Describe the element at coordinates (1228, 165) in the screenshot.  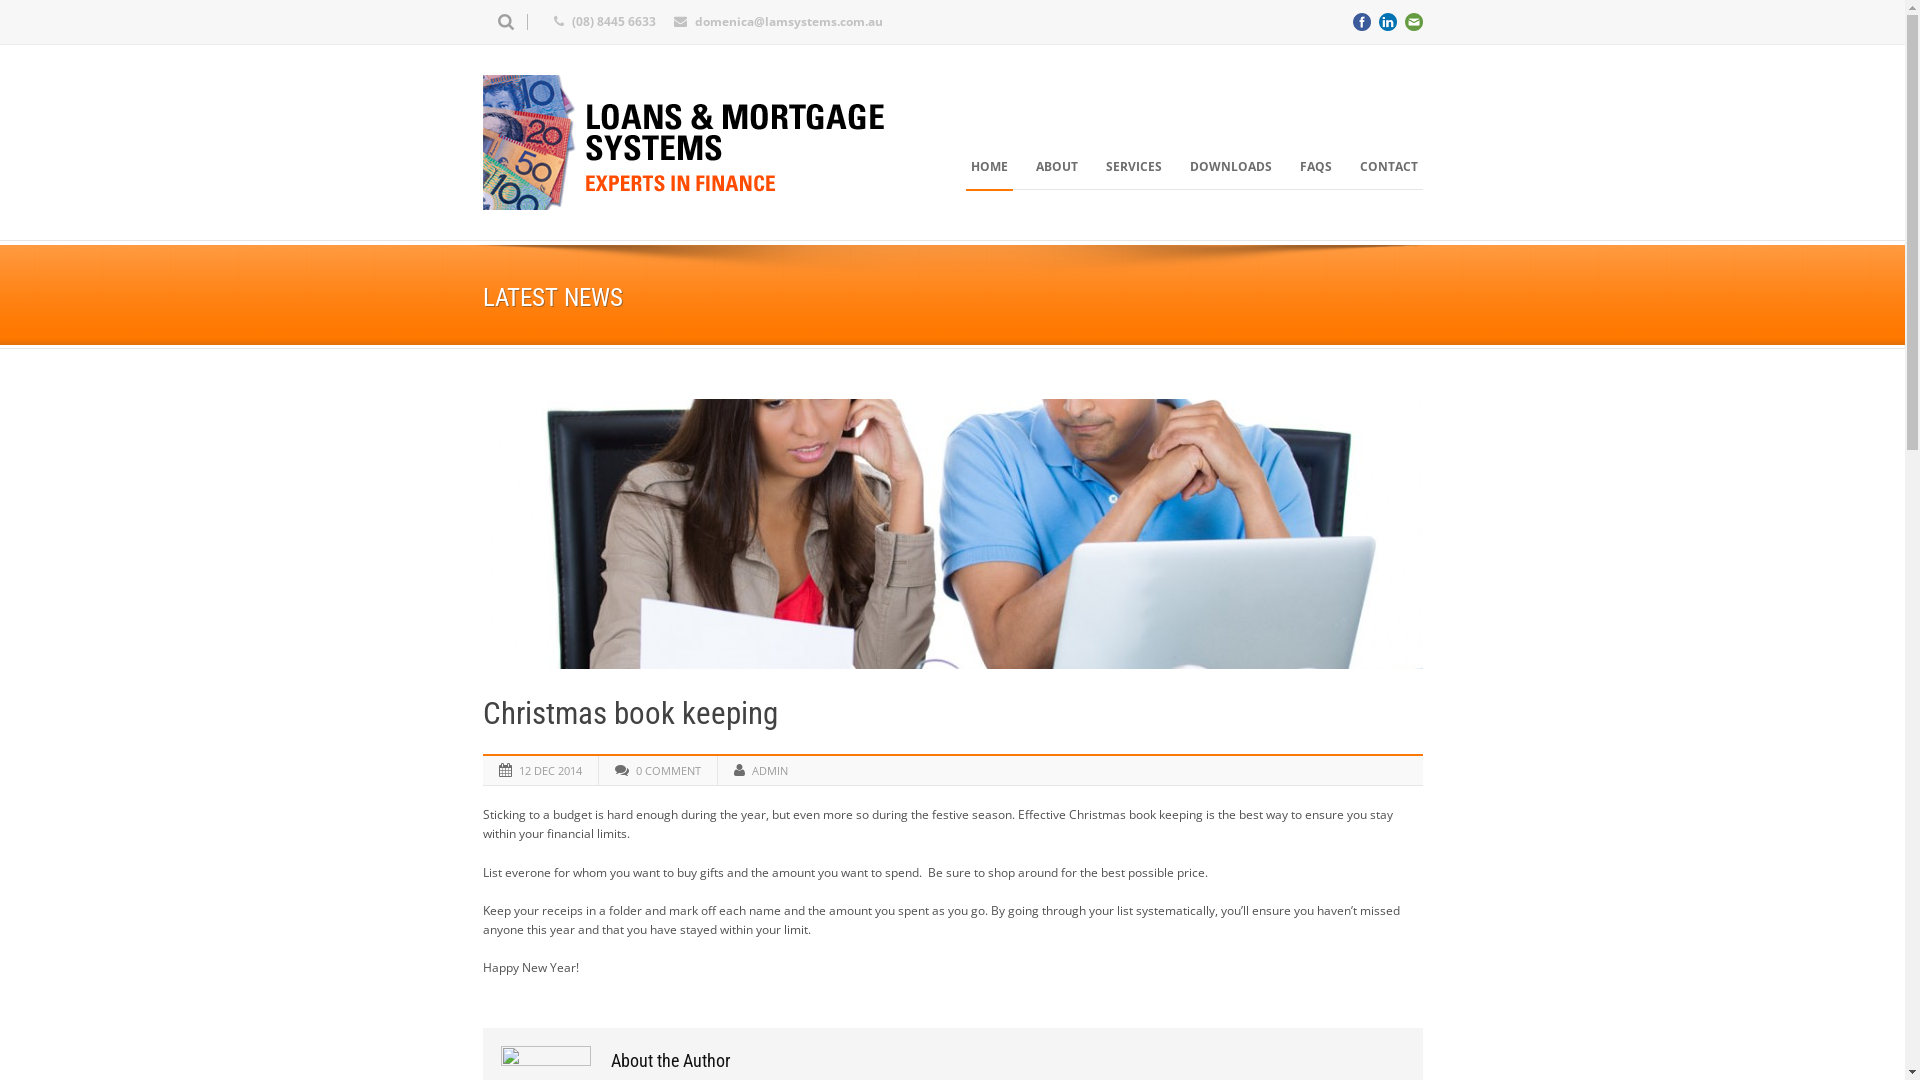
I see `'DOWNLOADS'` at that location.